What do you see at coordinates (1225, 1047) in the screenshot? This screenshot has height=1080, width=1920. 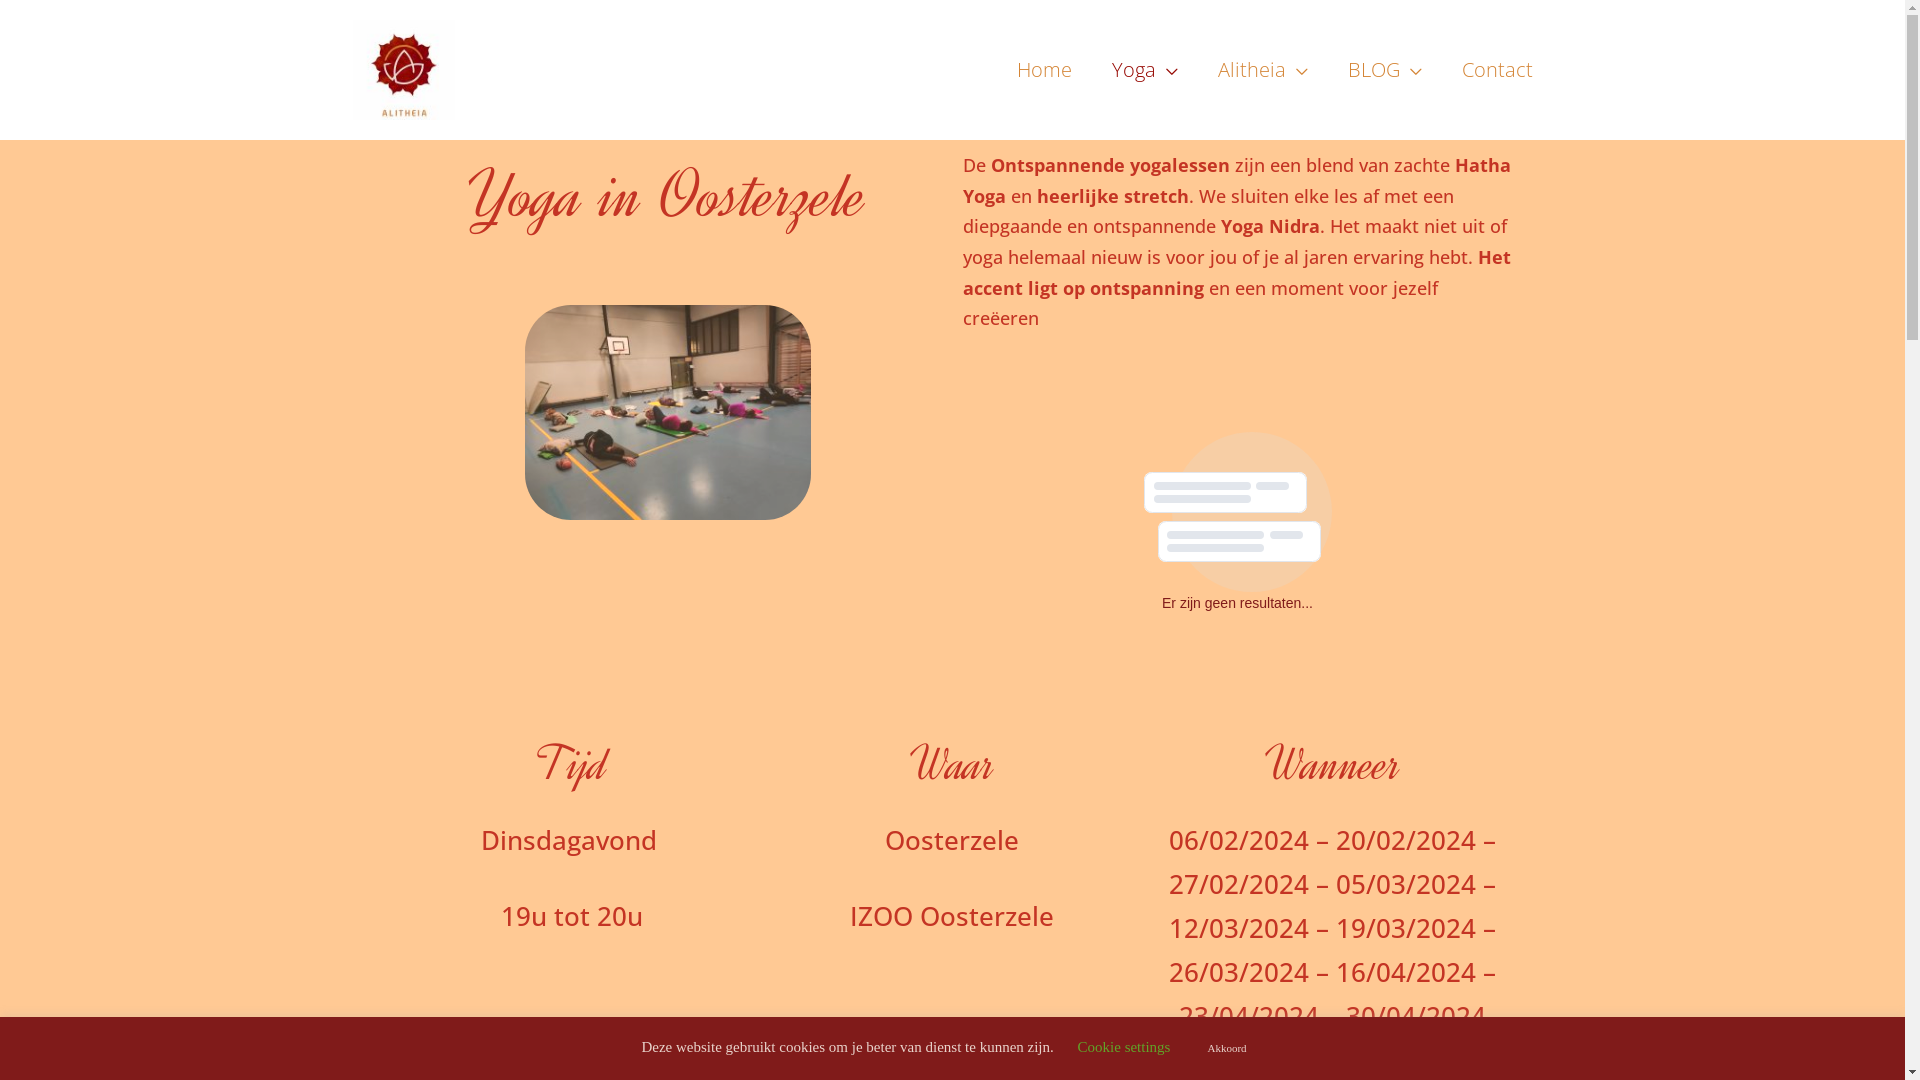 I see `'Akkoord'` at bounding box center [1225, 1047].